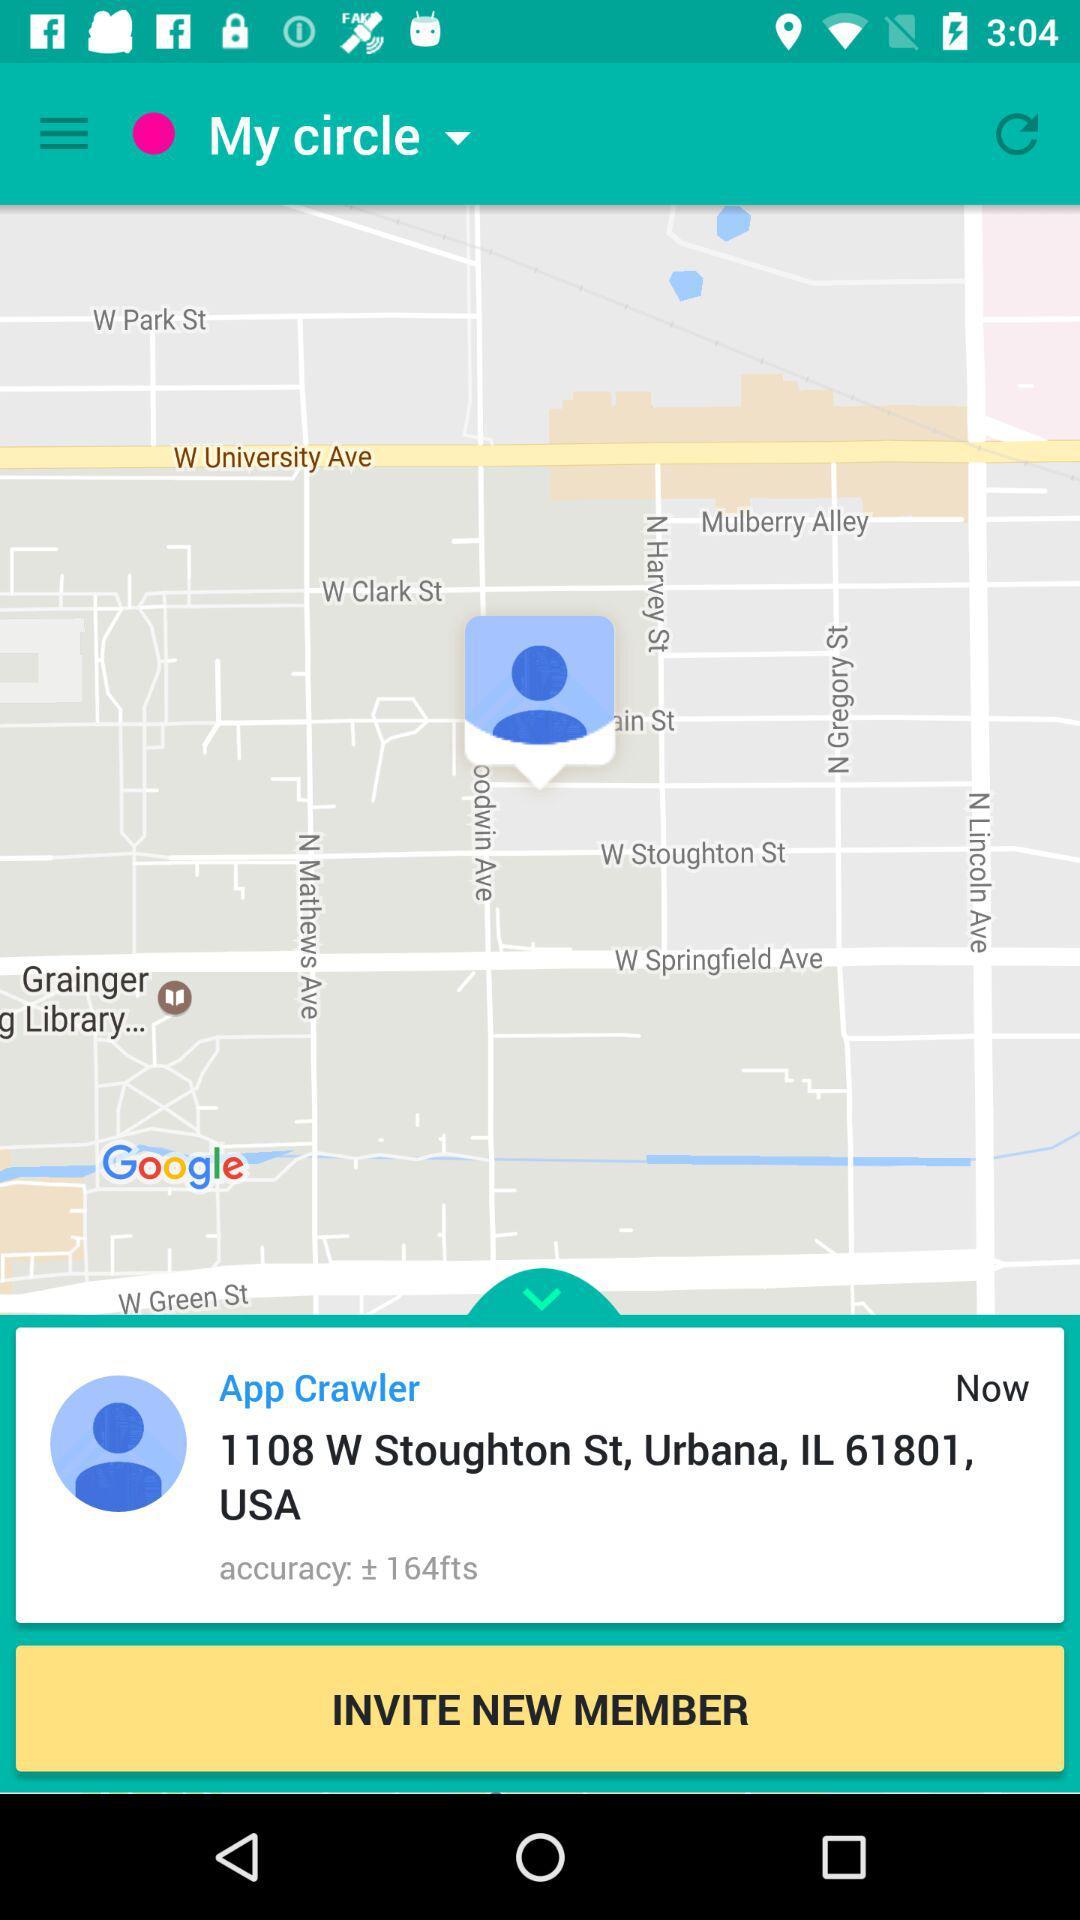 The width and height of the screenshot is (1080, 1920). What do you see at coordinates (540, 1261) in the screenshot?
I see `make the screen larger` at bounding box center [540, 1261].